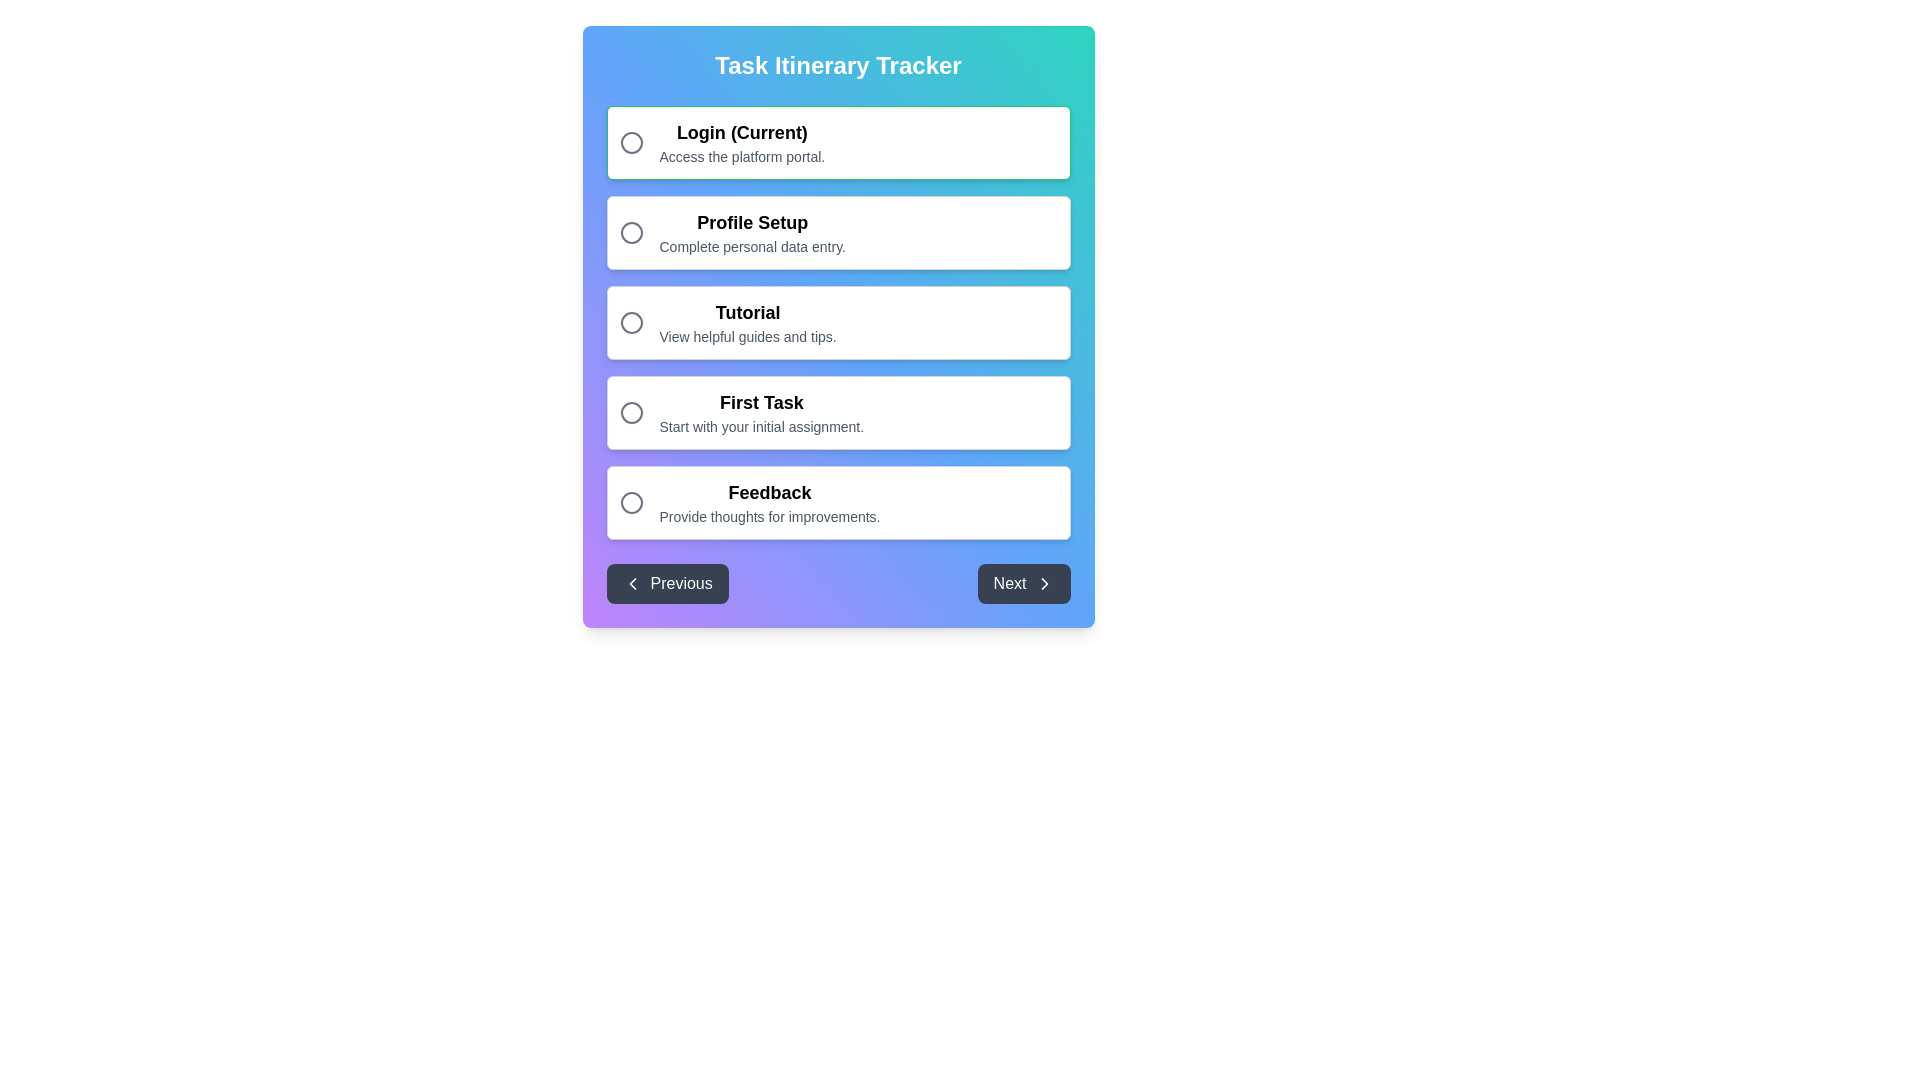  I want to click on the static text label indicating the current active state of 'Login' in the task progress within the 'Task Itinerary Tracker' interface, so click(741, 132).